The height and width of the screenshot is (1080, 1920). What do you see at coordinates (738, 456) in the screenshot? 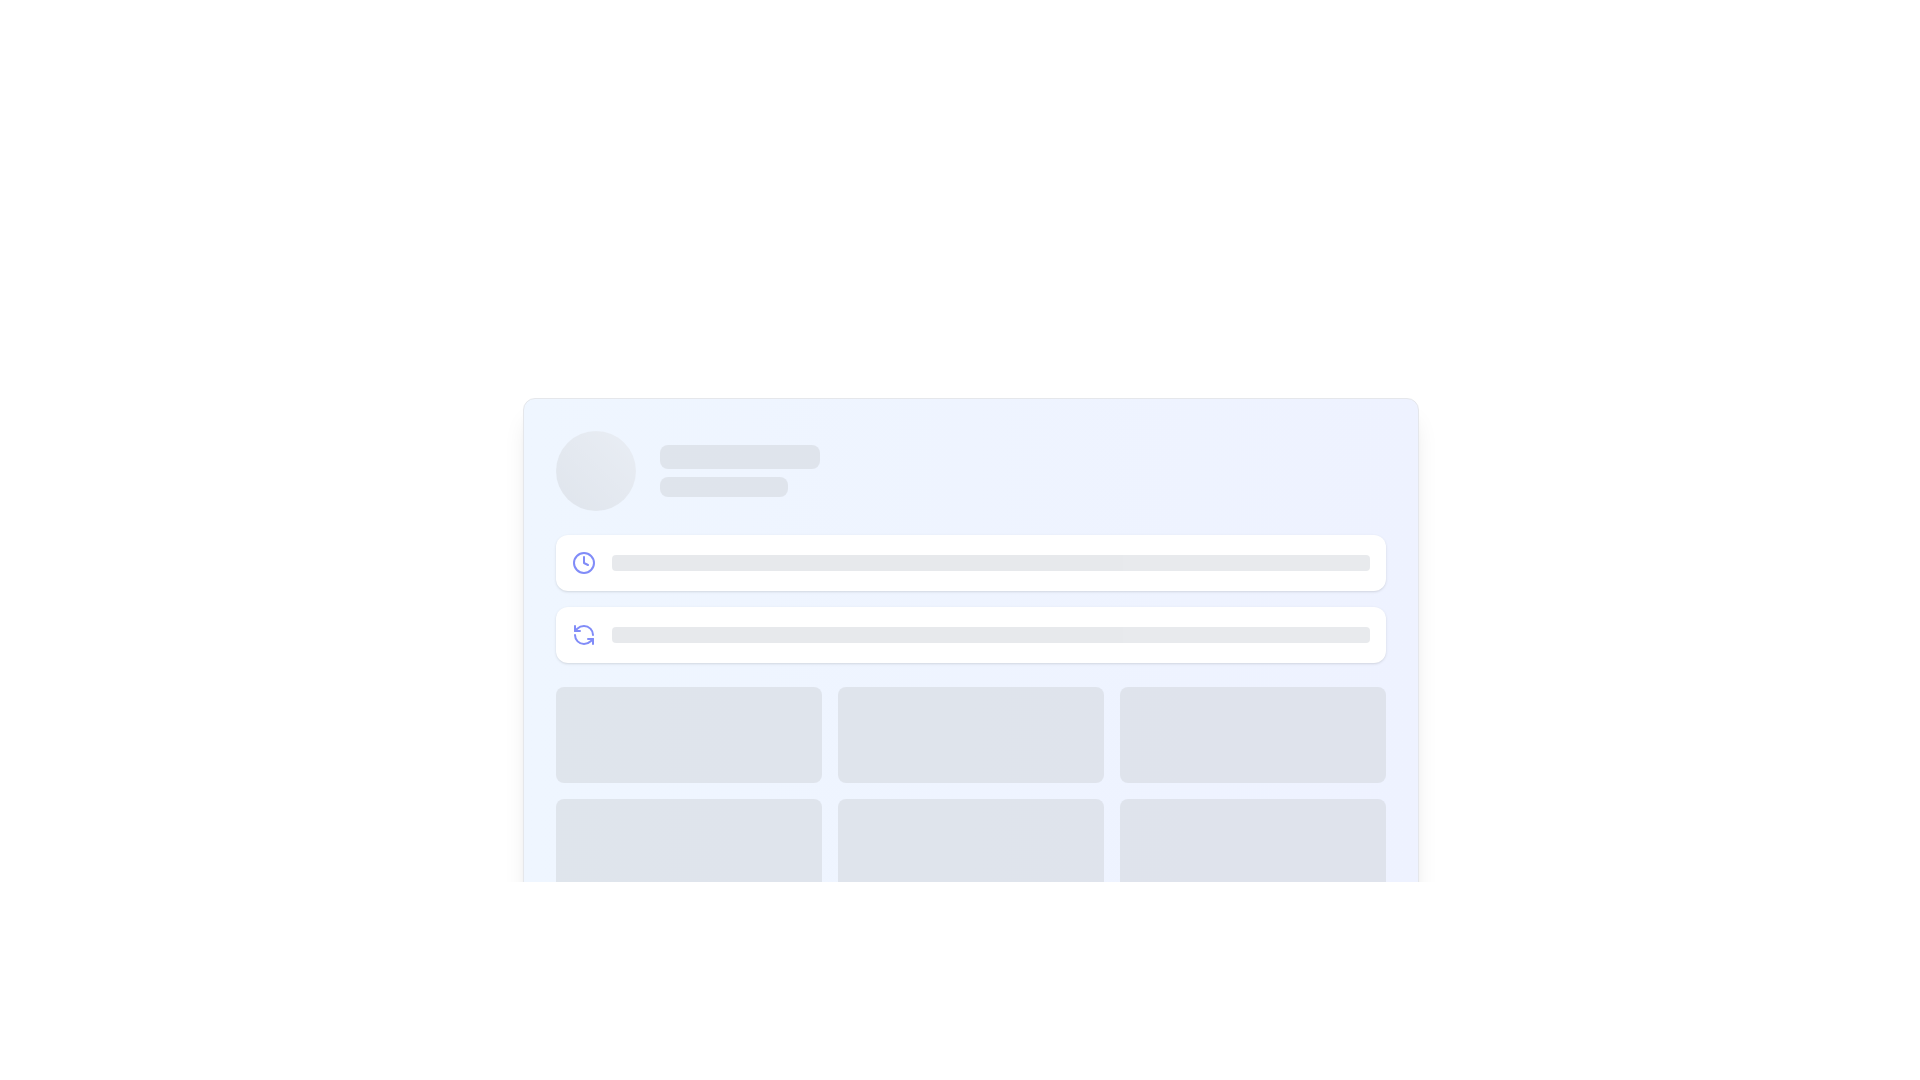
I see `the Loading placeholder, which is a rectangular element with rounded corners, styled in gray and featuring a pulse animation, positioned at the top of a vertically stacked group of placeholders` at bounding box center [738, 456].